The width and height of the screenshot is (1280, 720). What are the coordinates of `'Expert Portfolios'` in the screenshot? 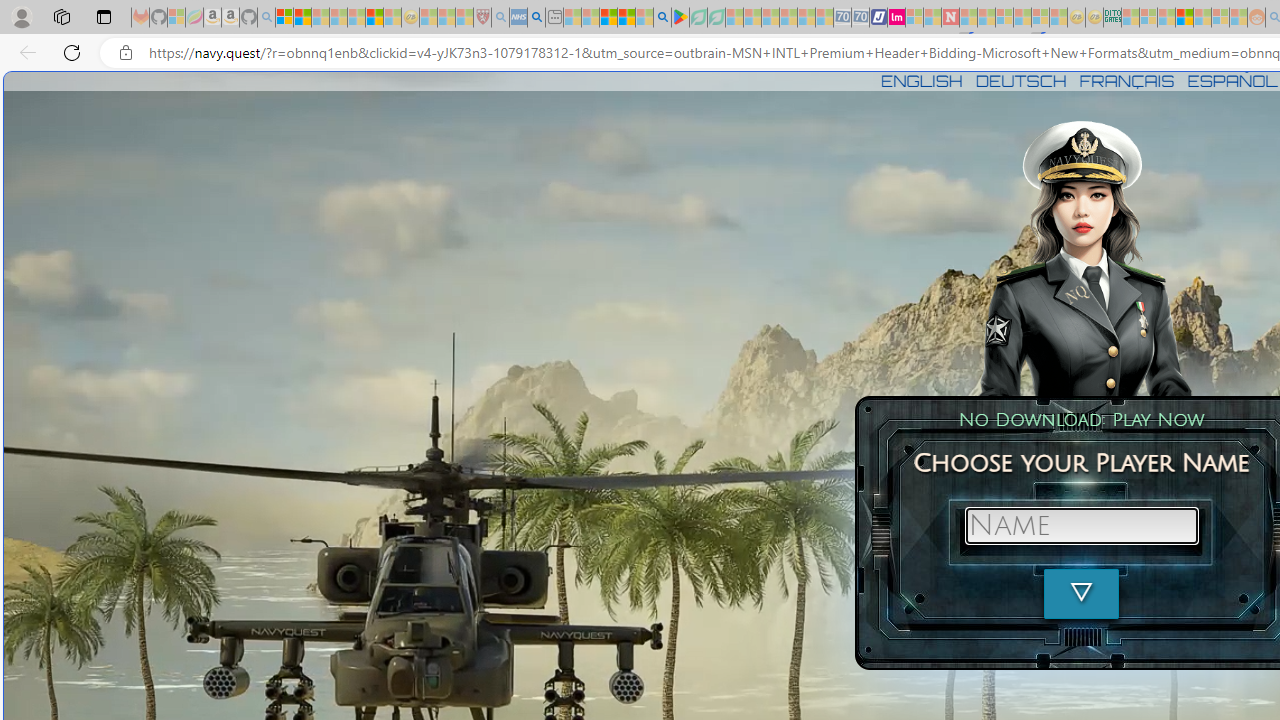 It's located at (1184, 17).